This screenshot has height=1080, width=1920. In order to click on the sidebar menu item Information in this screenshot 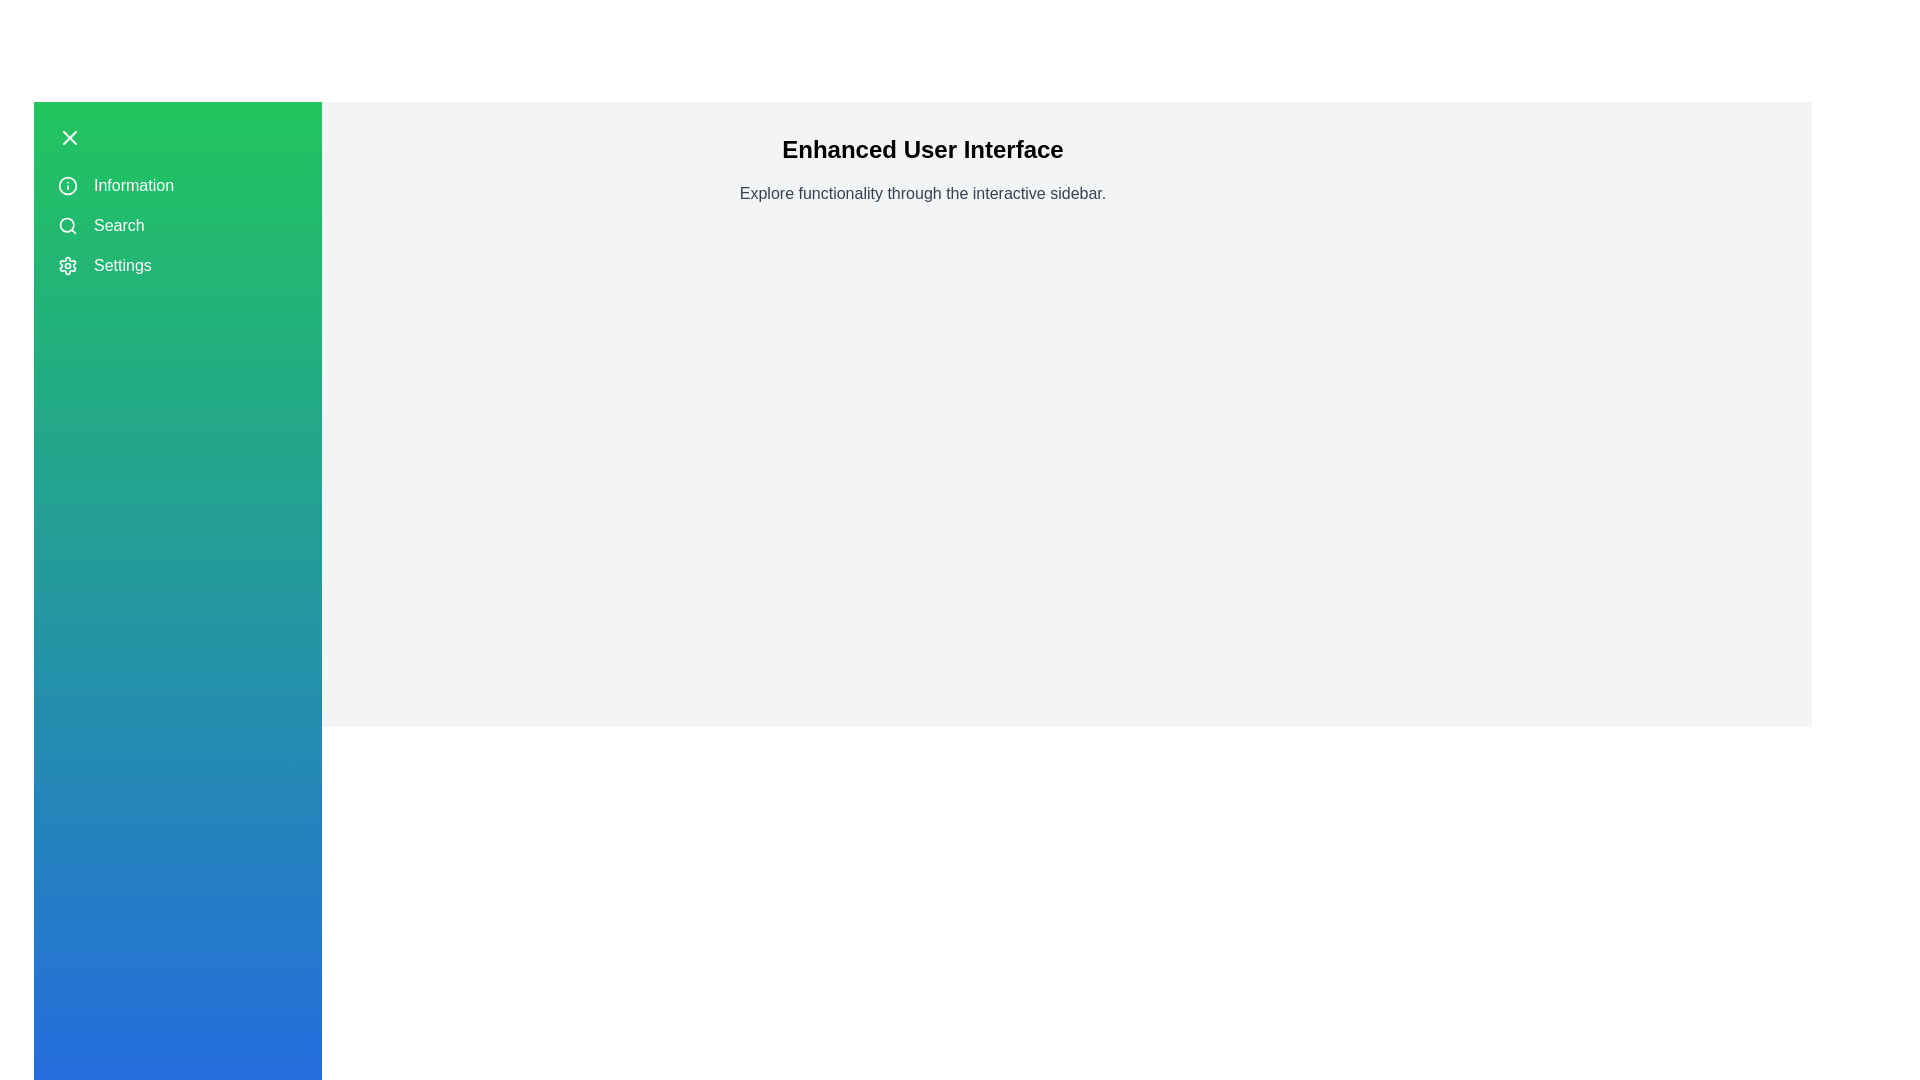, I will do `click(177, 185)`.